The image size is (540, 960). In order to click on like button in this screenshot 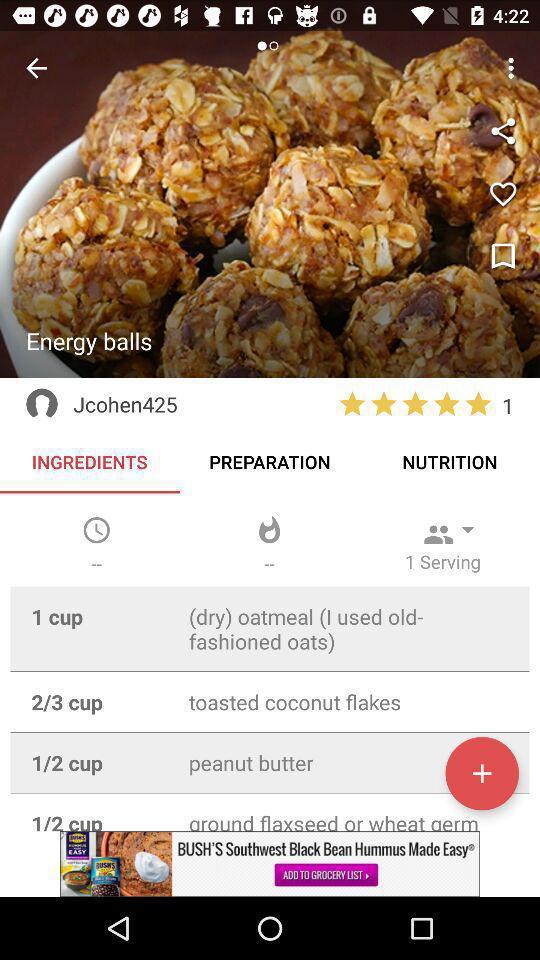, I will do `click(502, 194)`.